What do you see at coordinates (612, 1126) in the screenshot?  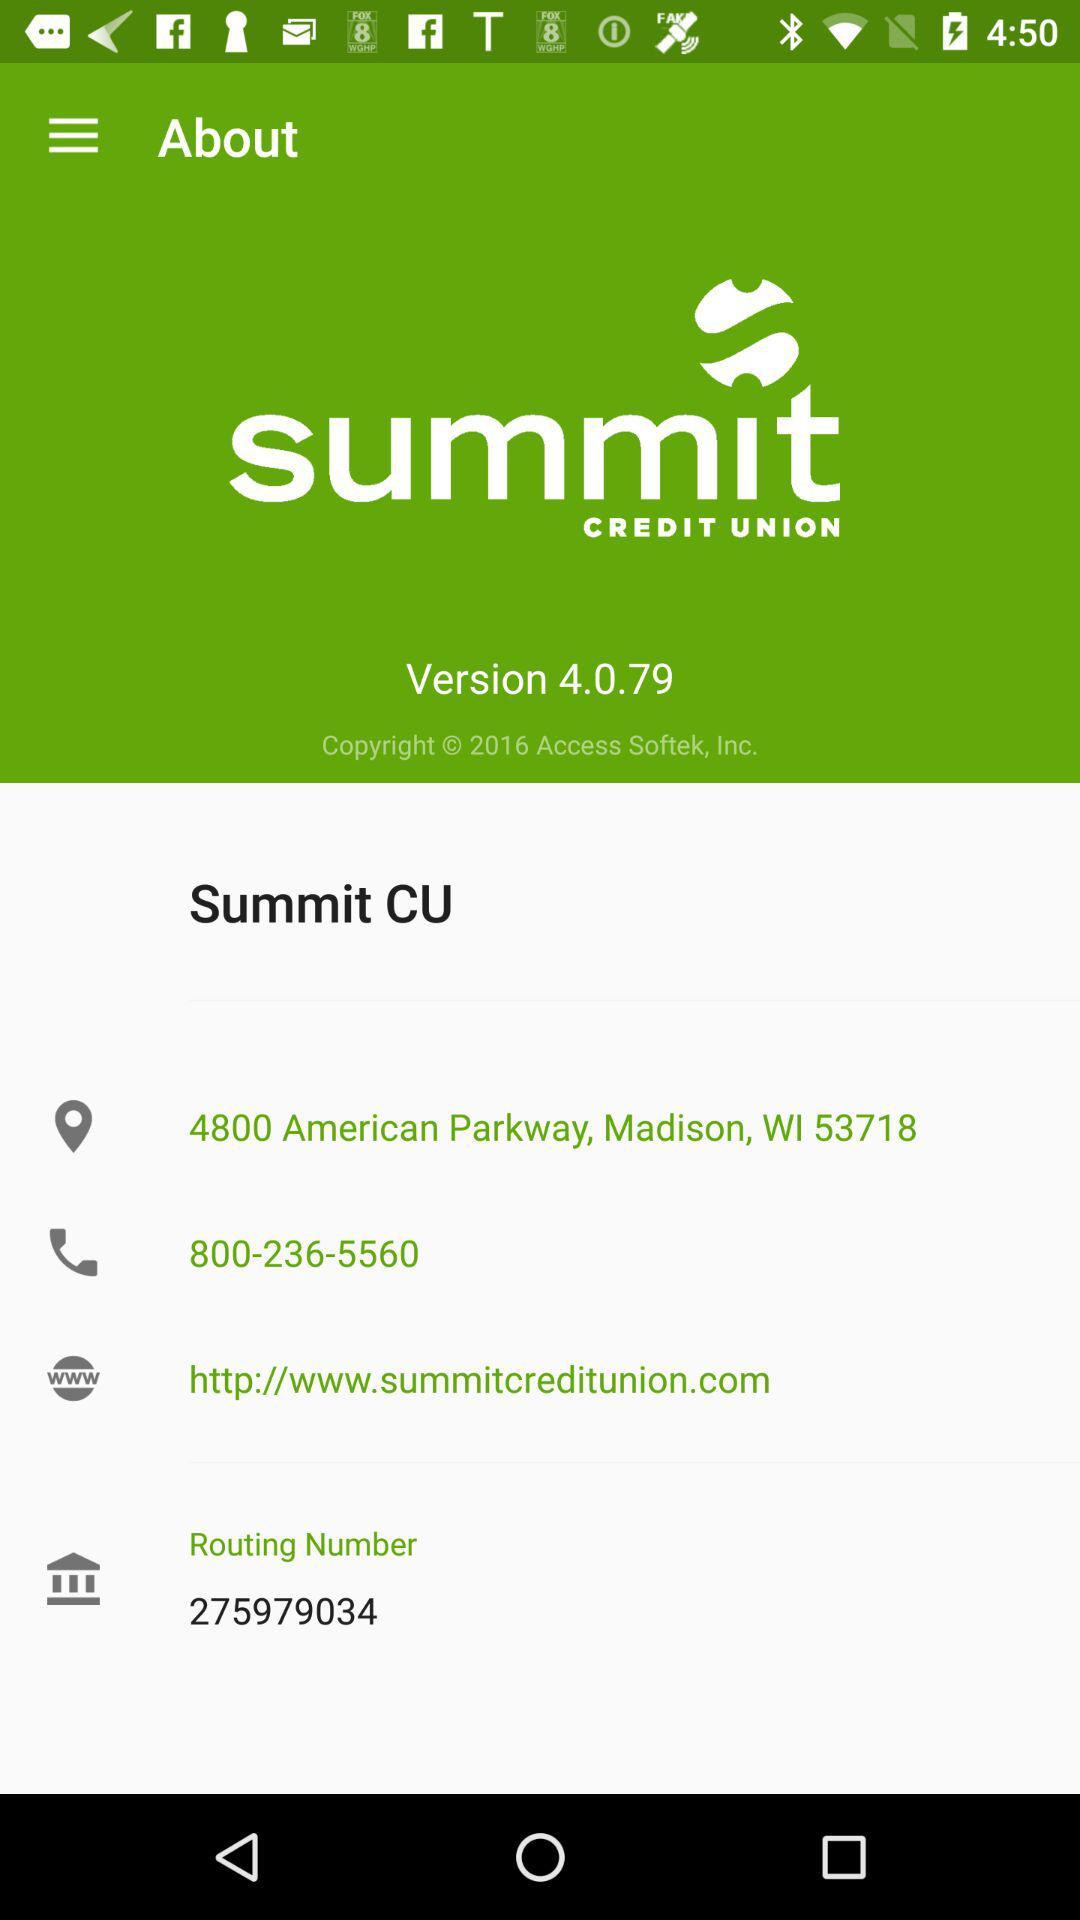 I see `the 4800 american parkway icon` at bounding box center [612, 1126].